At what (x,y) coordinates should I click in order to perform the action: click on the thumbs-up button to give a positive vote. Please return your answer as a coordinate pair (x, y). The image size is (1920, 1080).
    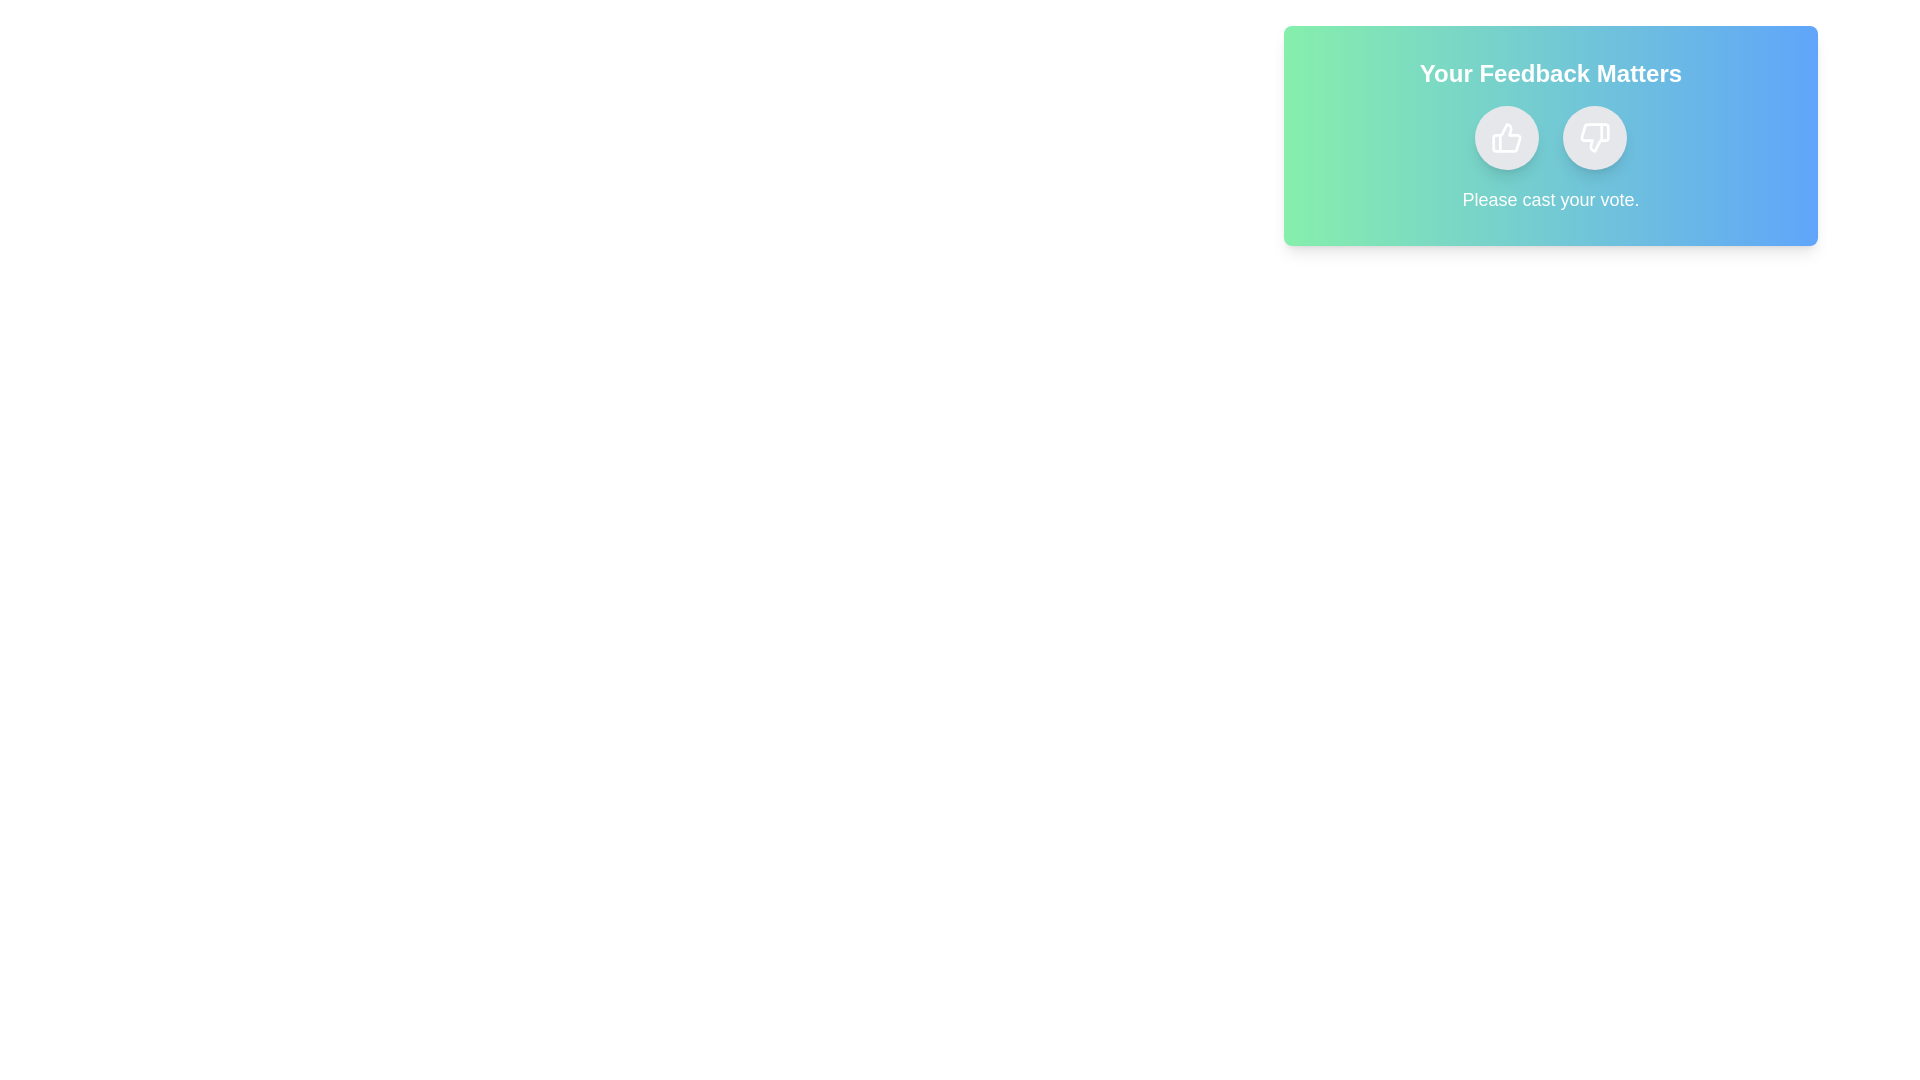
    Looking at the image, I should click on (1507, 137).